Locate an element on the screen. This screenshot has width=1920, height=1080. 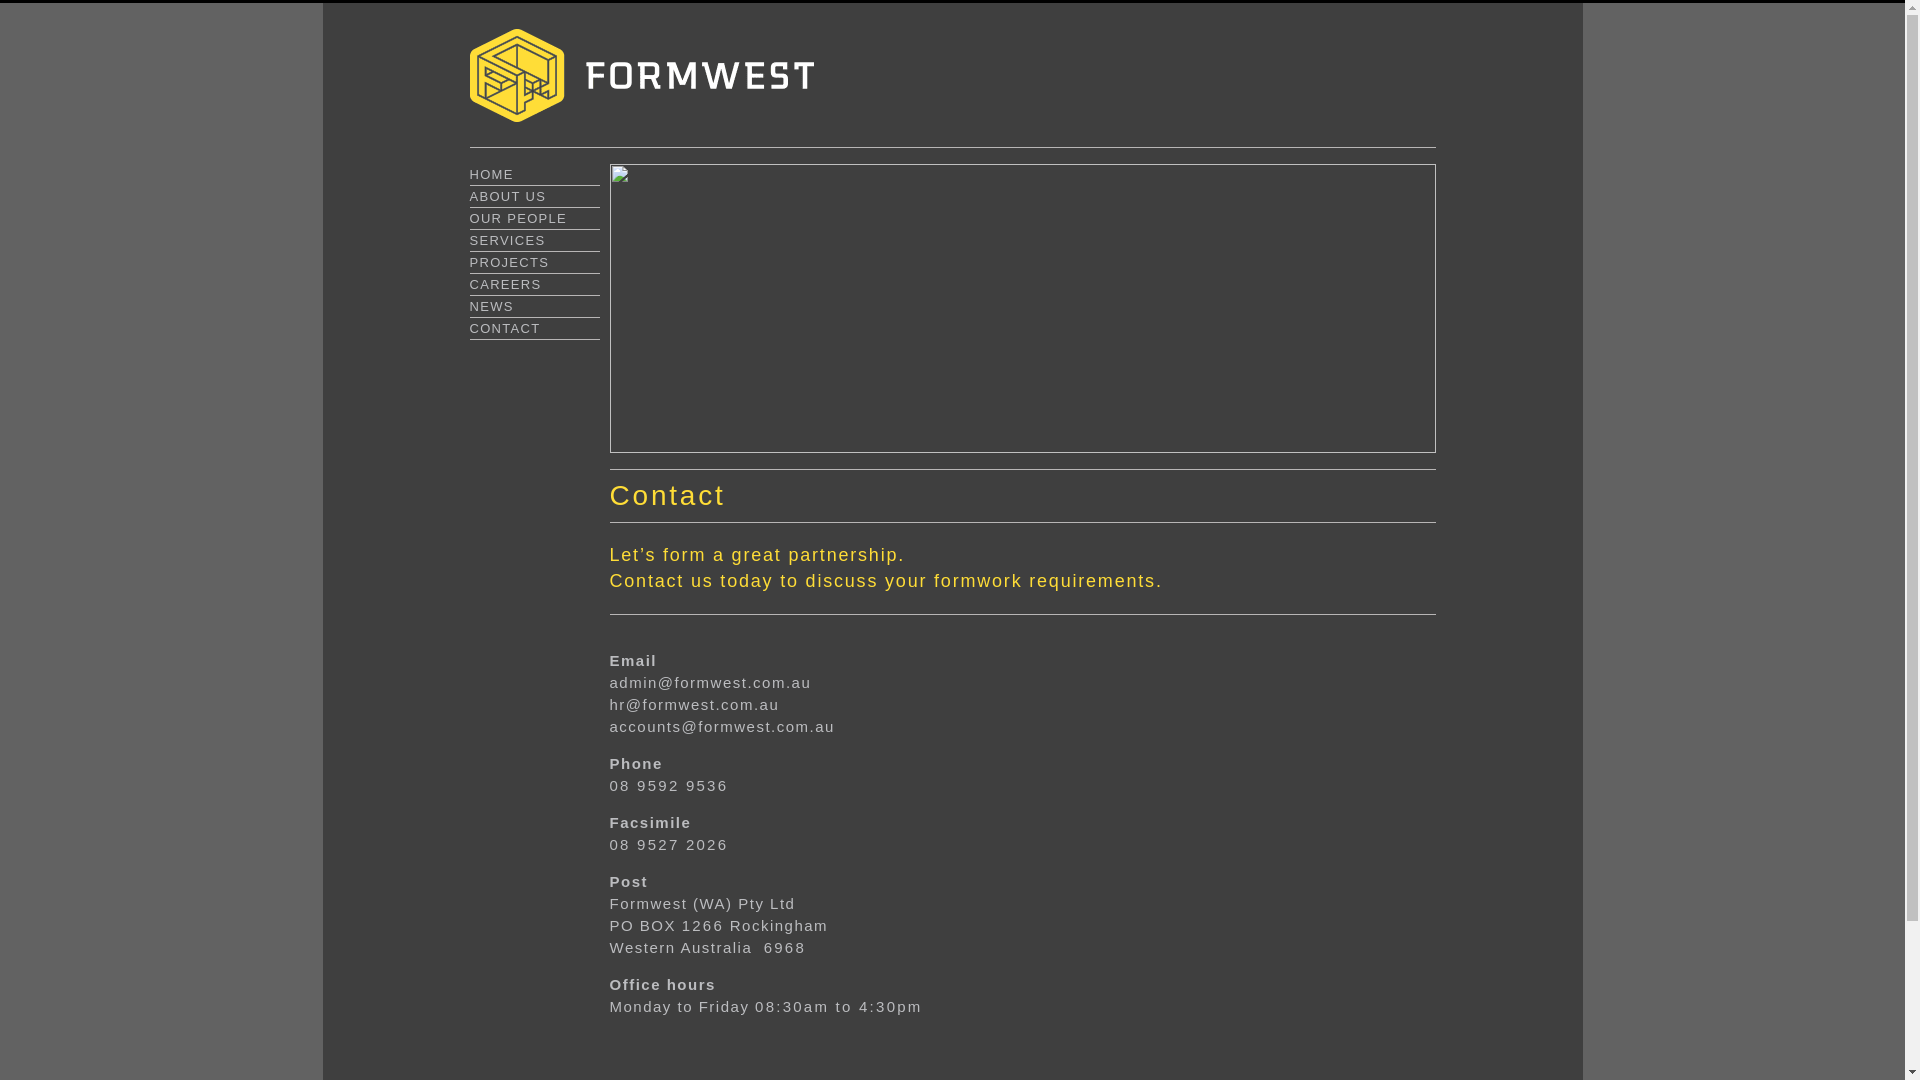
'CAREERS' is located at coordinates (505, 281).